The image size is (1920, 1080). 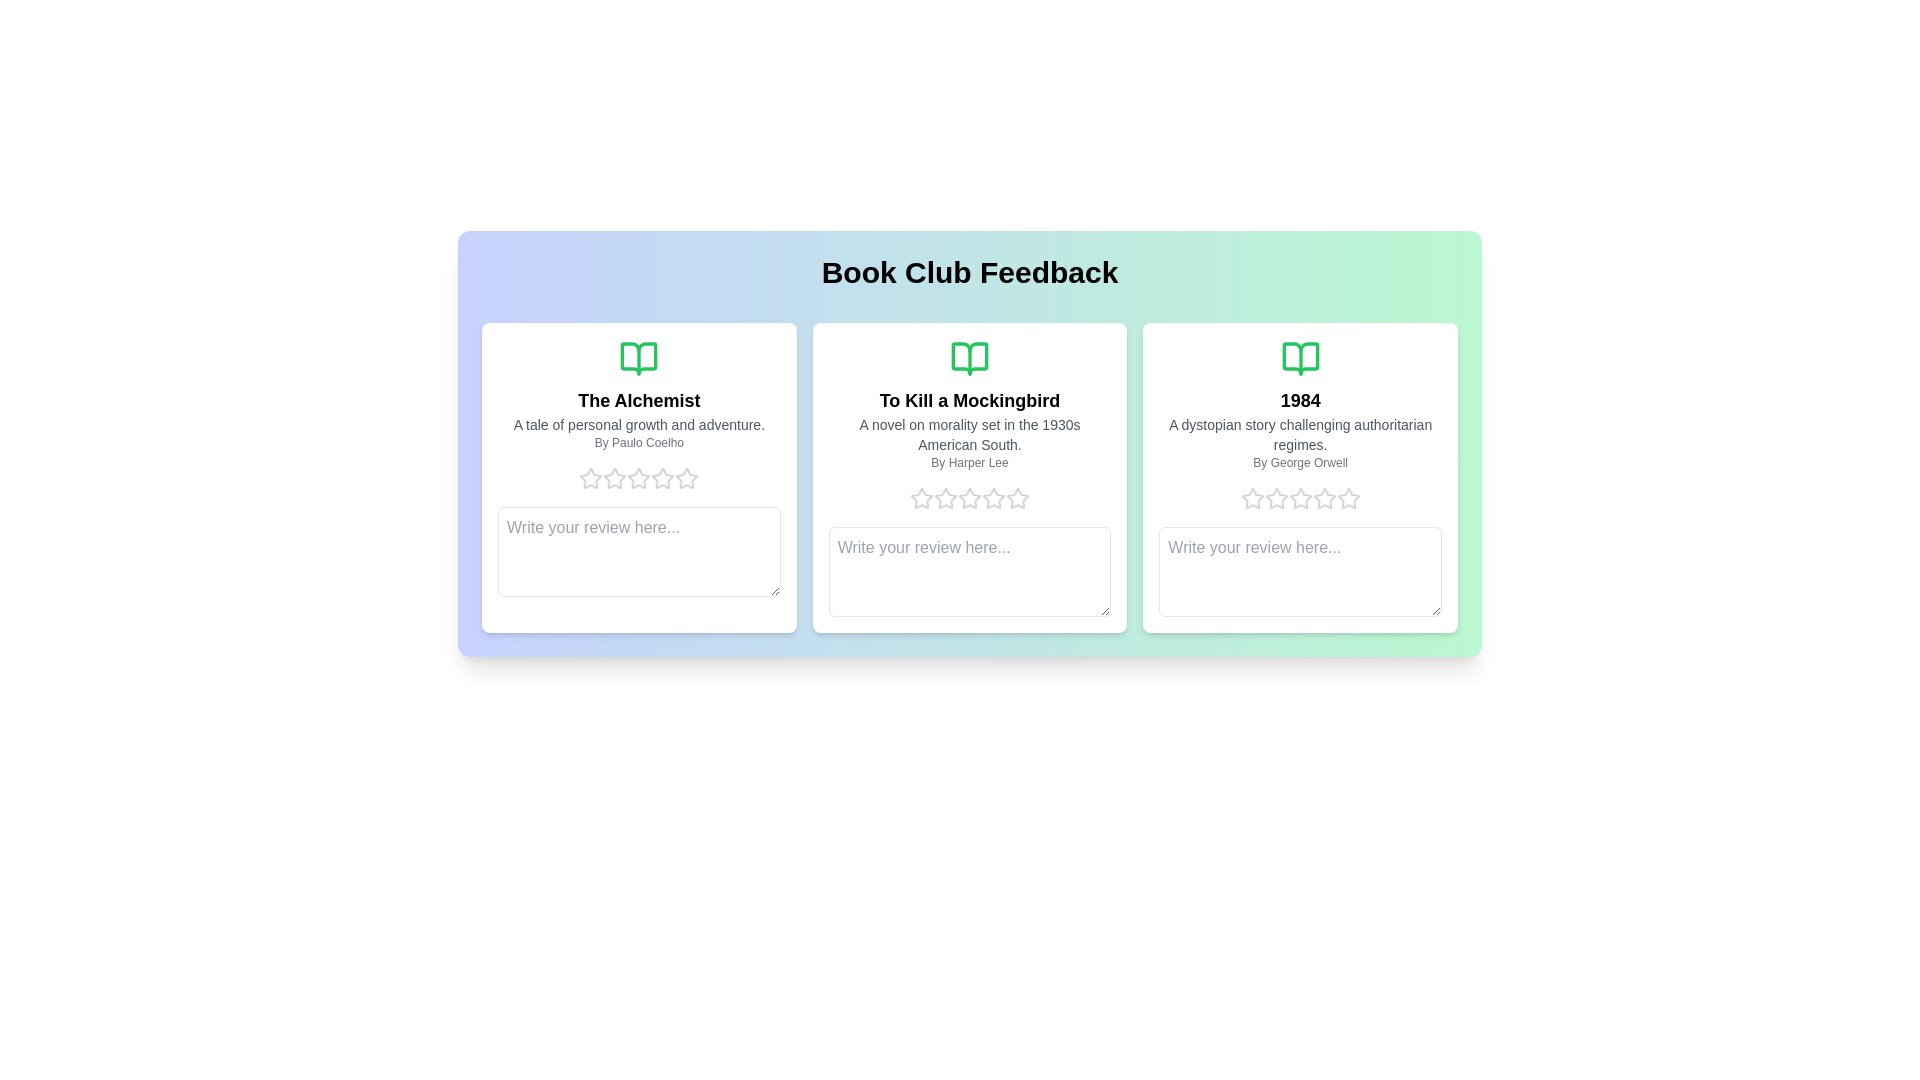 I want to click on text label displaying the title of the book 'The Alchemist' located at the center of the top third of the leftmost card in a row of three cards, so click(x=638, y=401).